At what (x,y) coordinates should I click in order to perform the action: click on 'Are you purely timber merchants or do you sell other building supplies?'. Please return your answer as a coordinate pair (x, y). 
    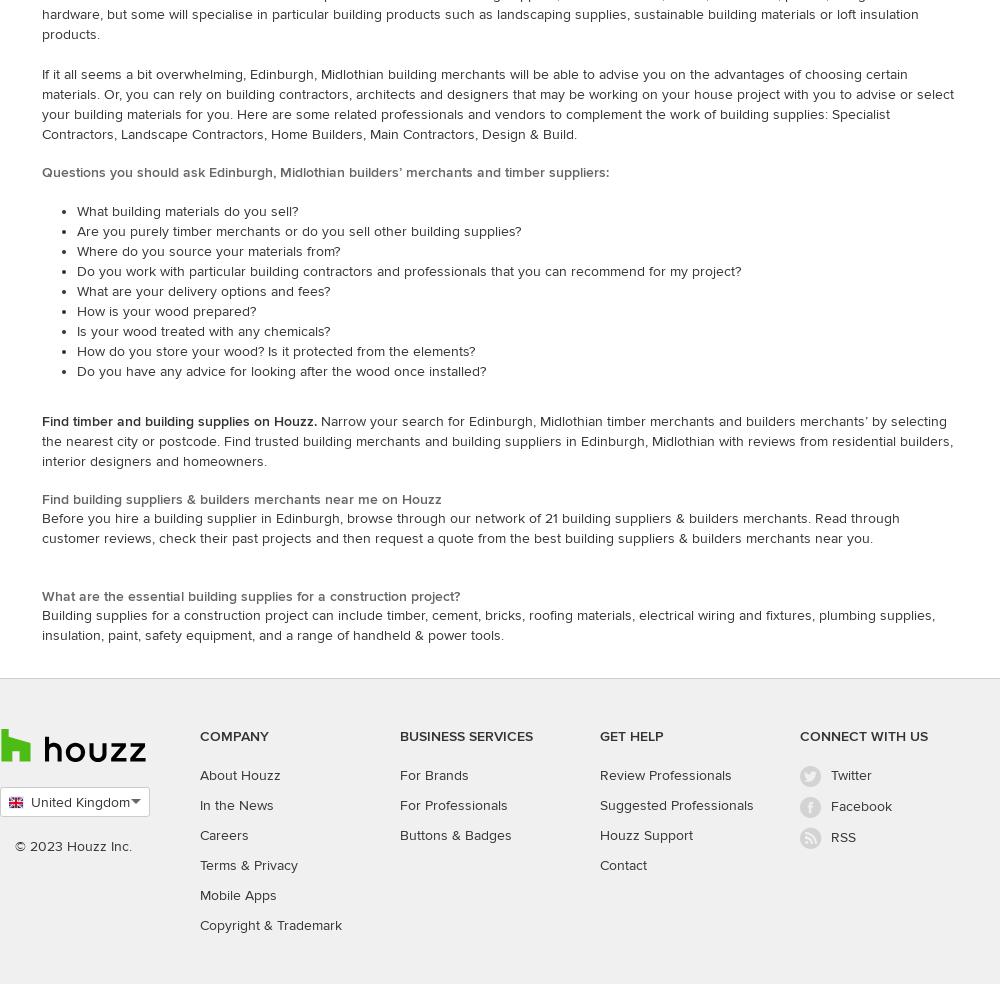
    Looking at the image, I should click on (299, 231).